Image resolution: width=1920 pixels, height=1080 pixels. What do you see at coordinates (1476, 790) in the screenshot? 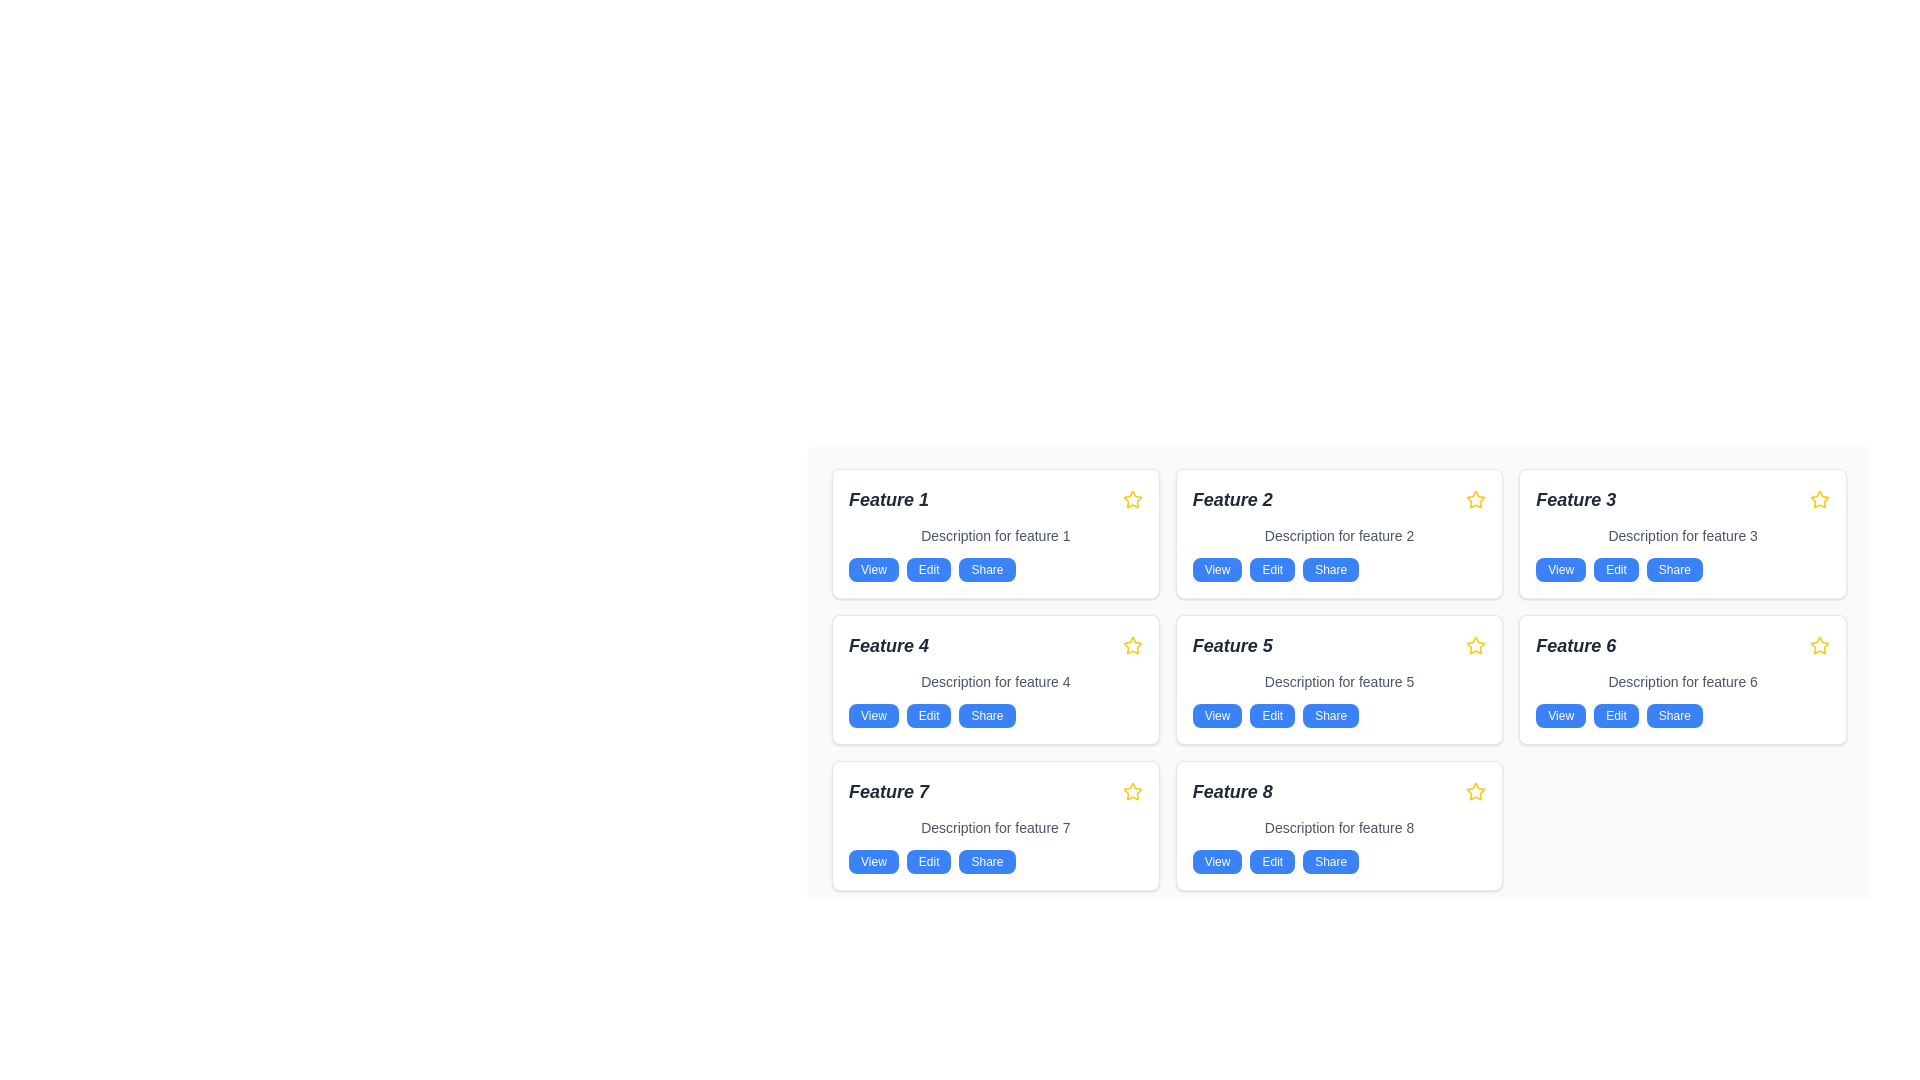
I see `the star-shaped rating icon with a yellow border and white fill located in the top-right corner of the 'Feature 8' card` at bounding box center [1476, 790].